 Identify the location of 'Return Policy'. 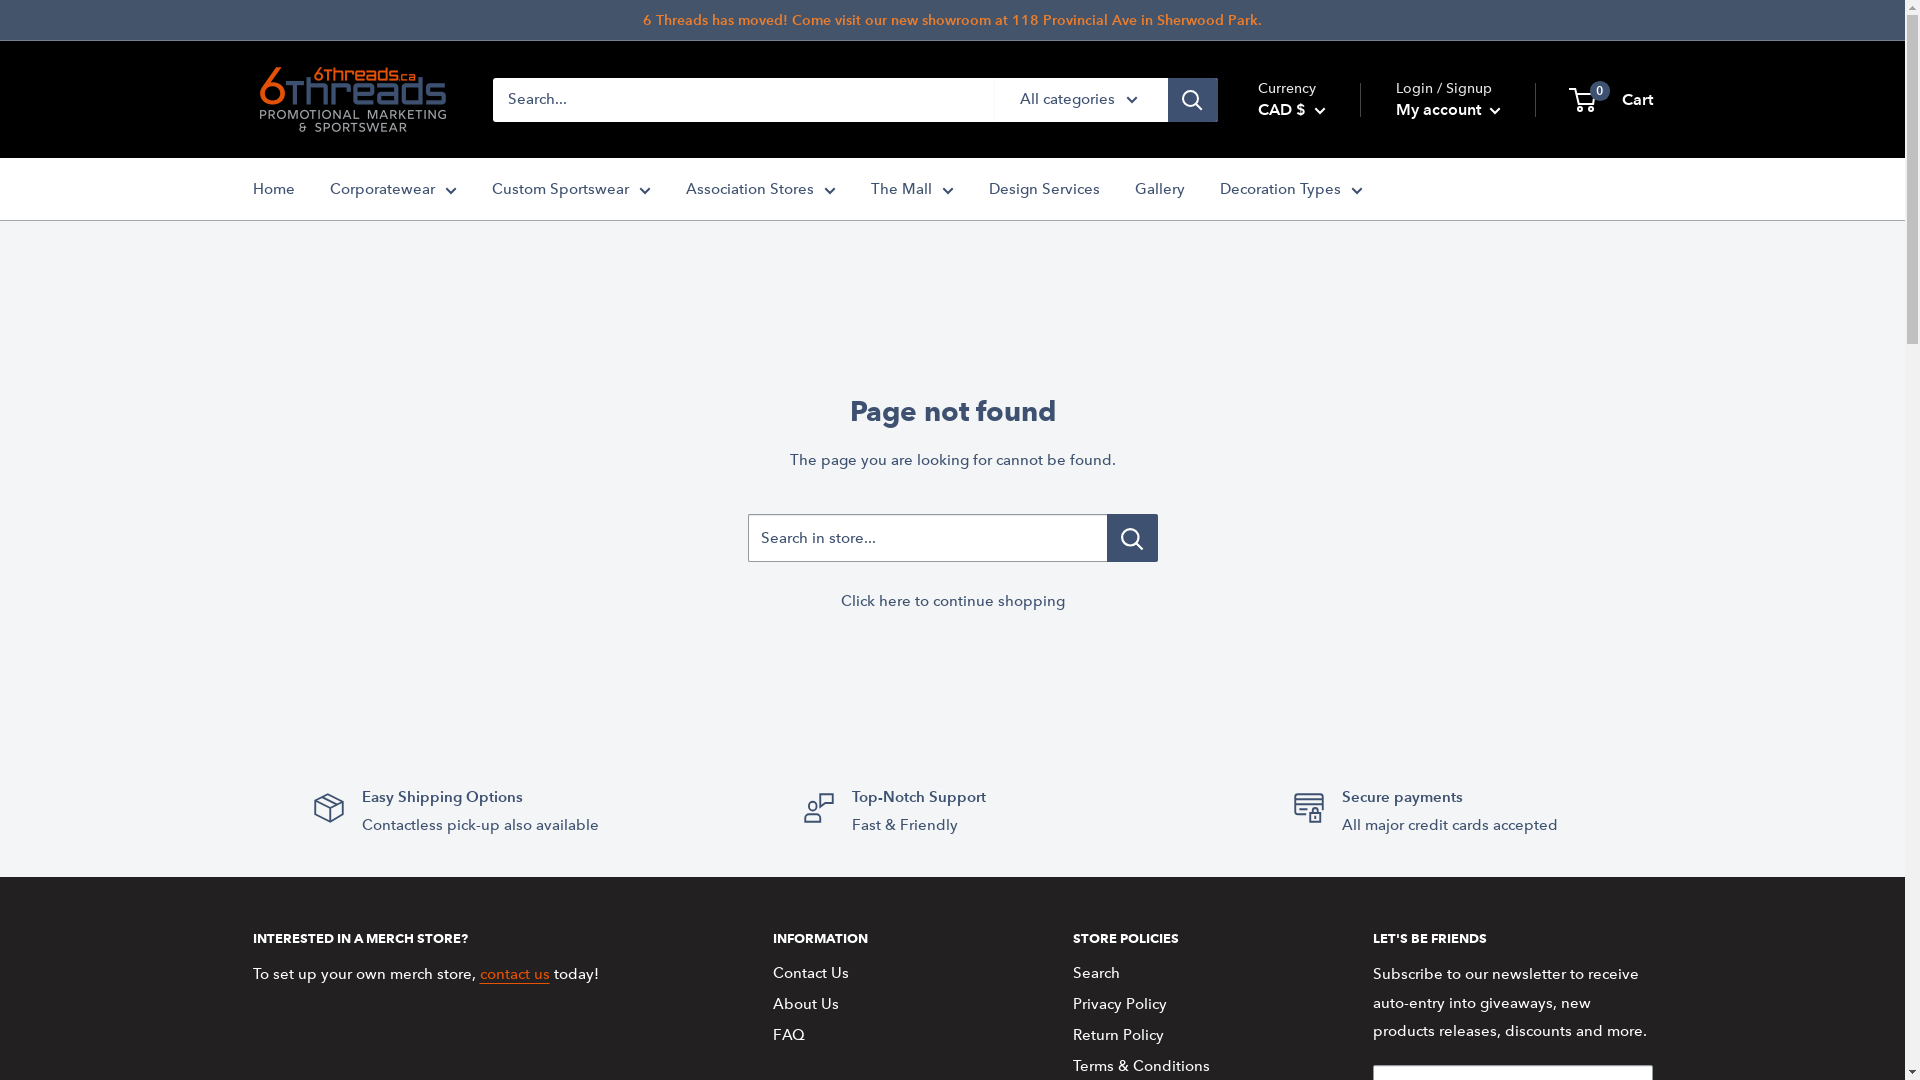
(1186, 1035).